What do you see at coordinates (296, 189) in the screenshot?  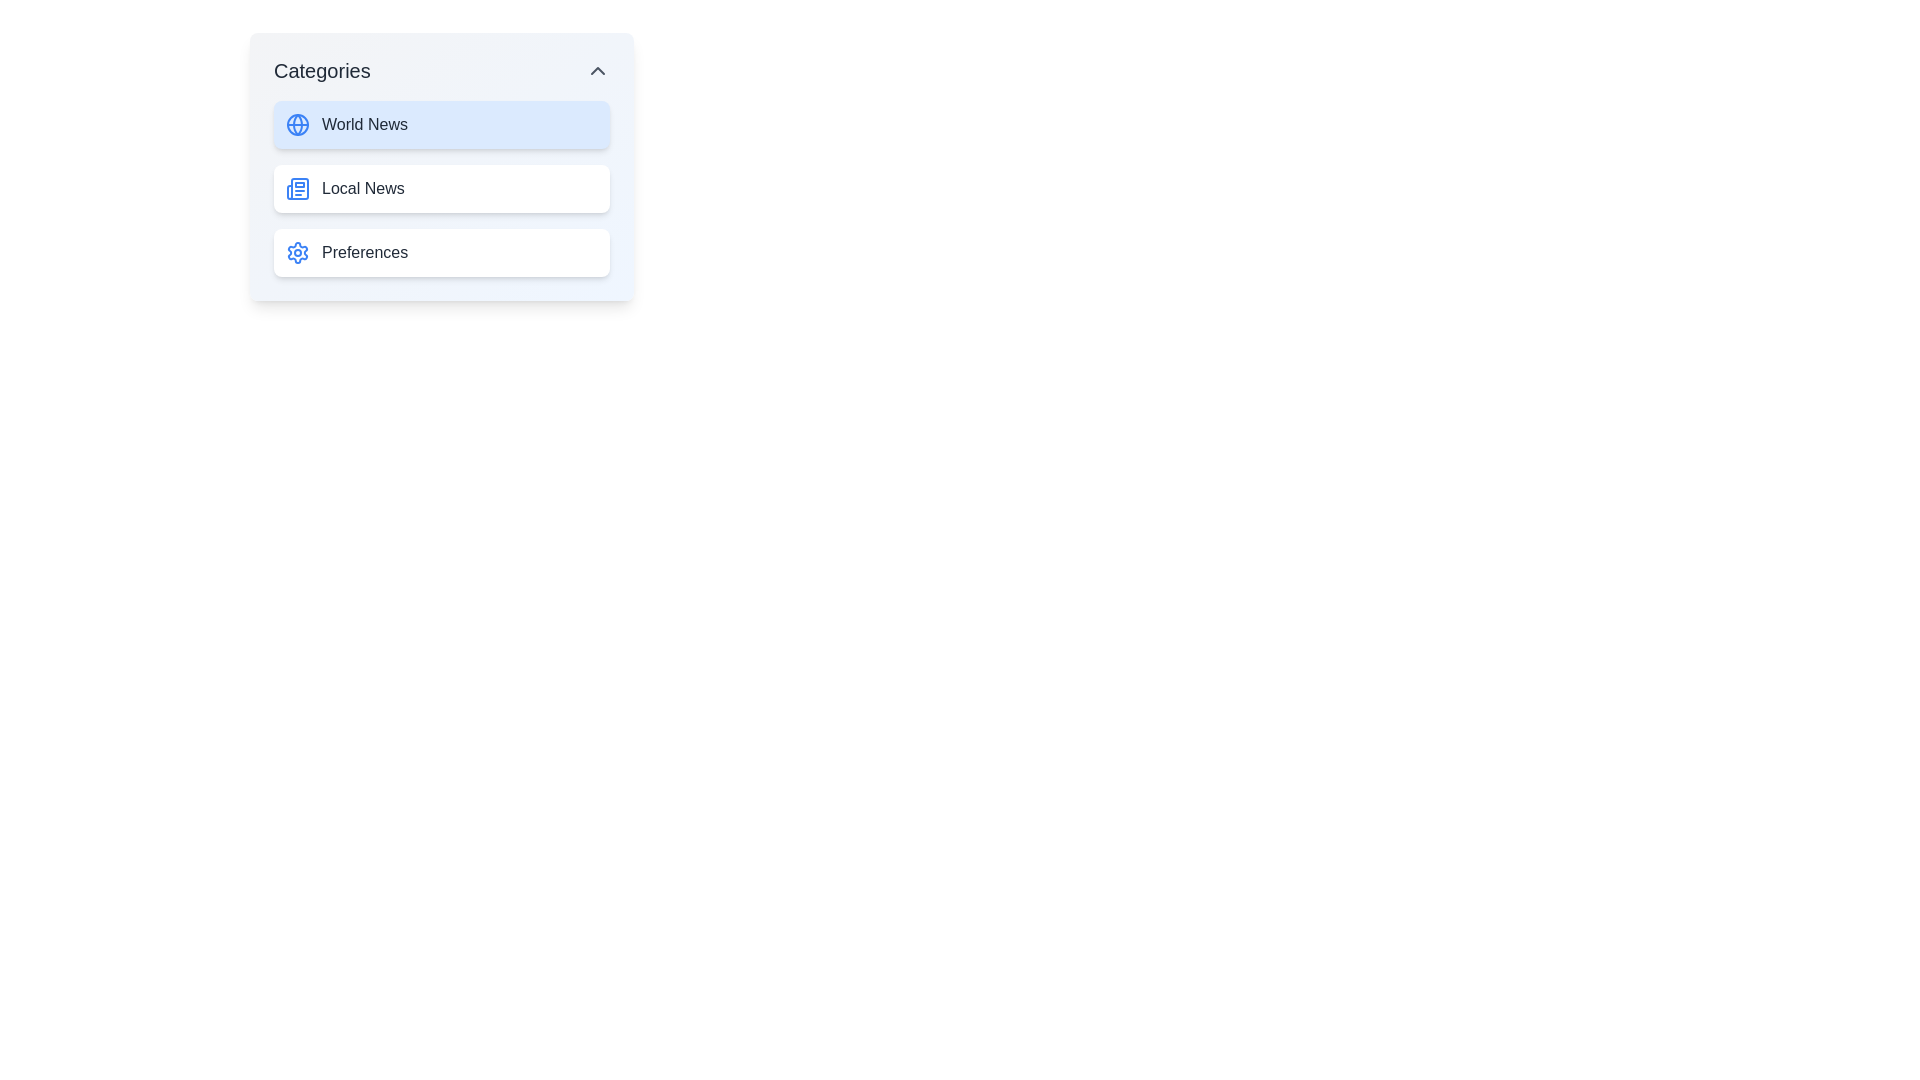 I see `the blue rectangular icon resembling a page or newspaper layout, located to the left of the 'Local News' text in the 'Categories' section` at bounding box center [296, 189].